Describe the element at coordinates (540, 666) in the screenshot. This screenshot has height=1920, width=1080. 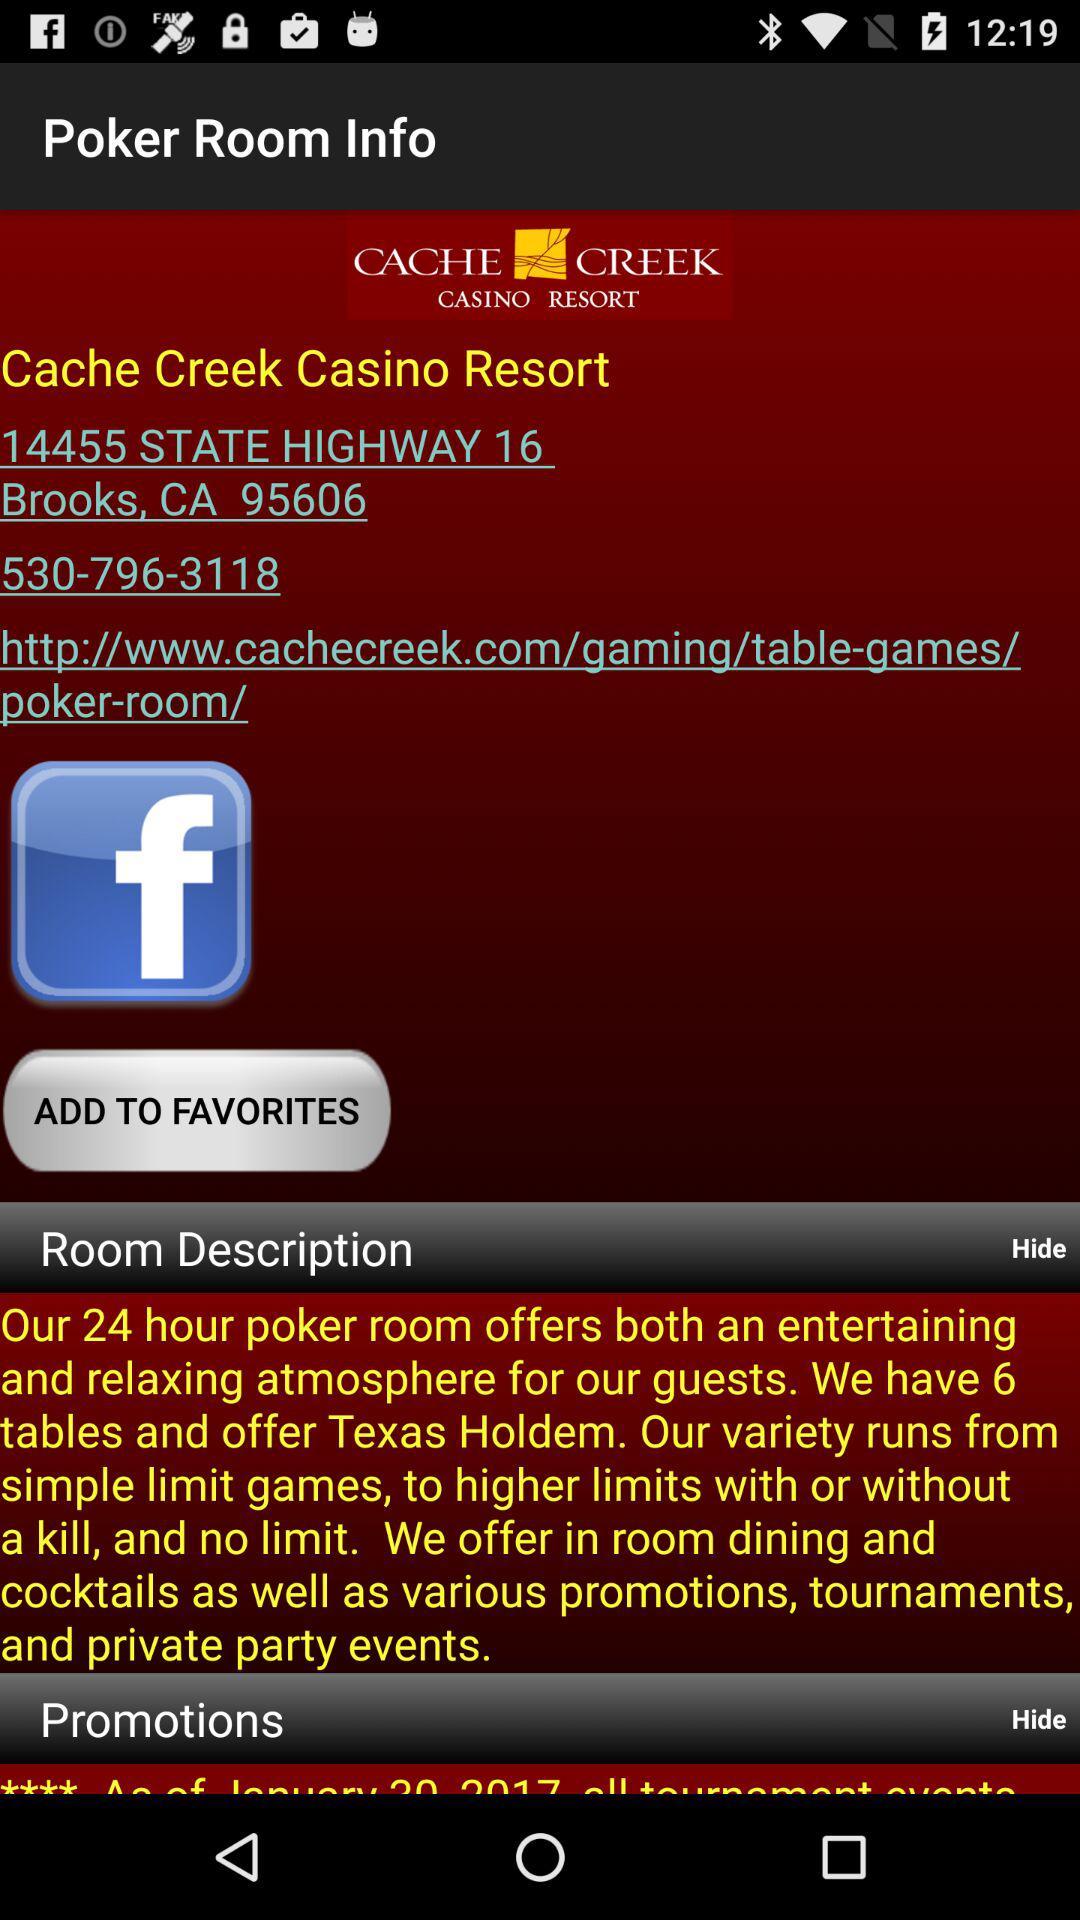
I see `the item at the center` at that location.